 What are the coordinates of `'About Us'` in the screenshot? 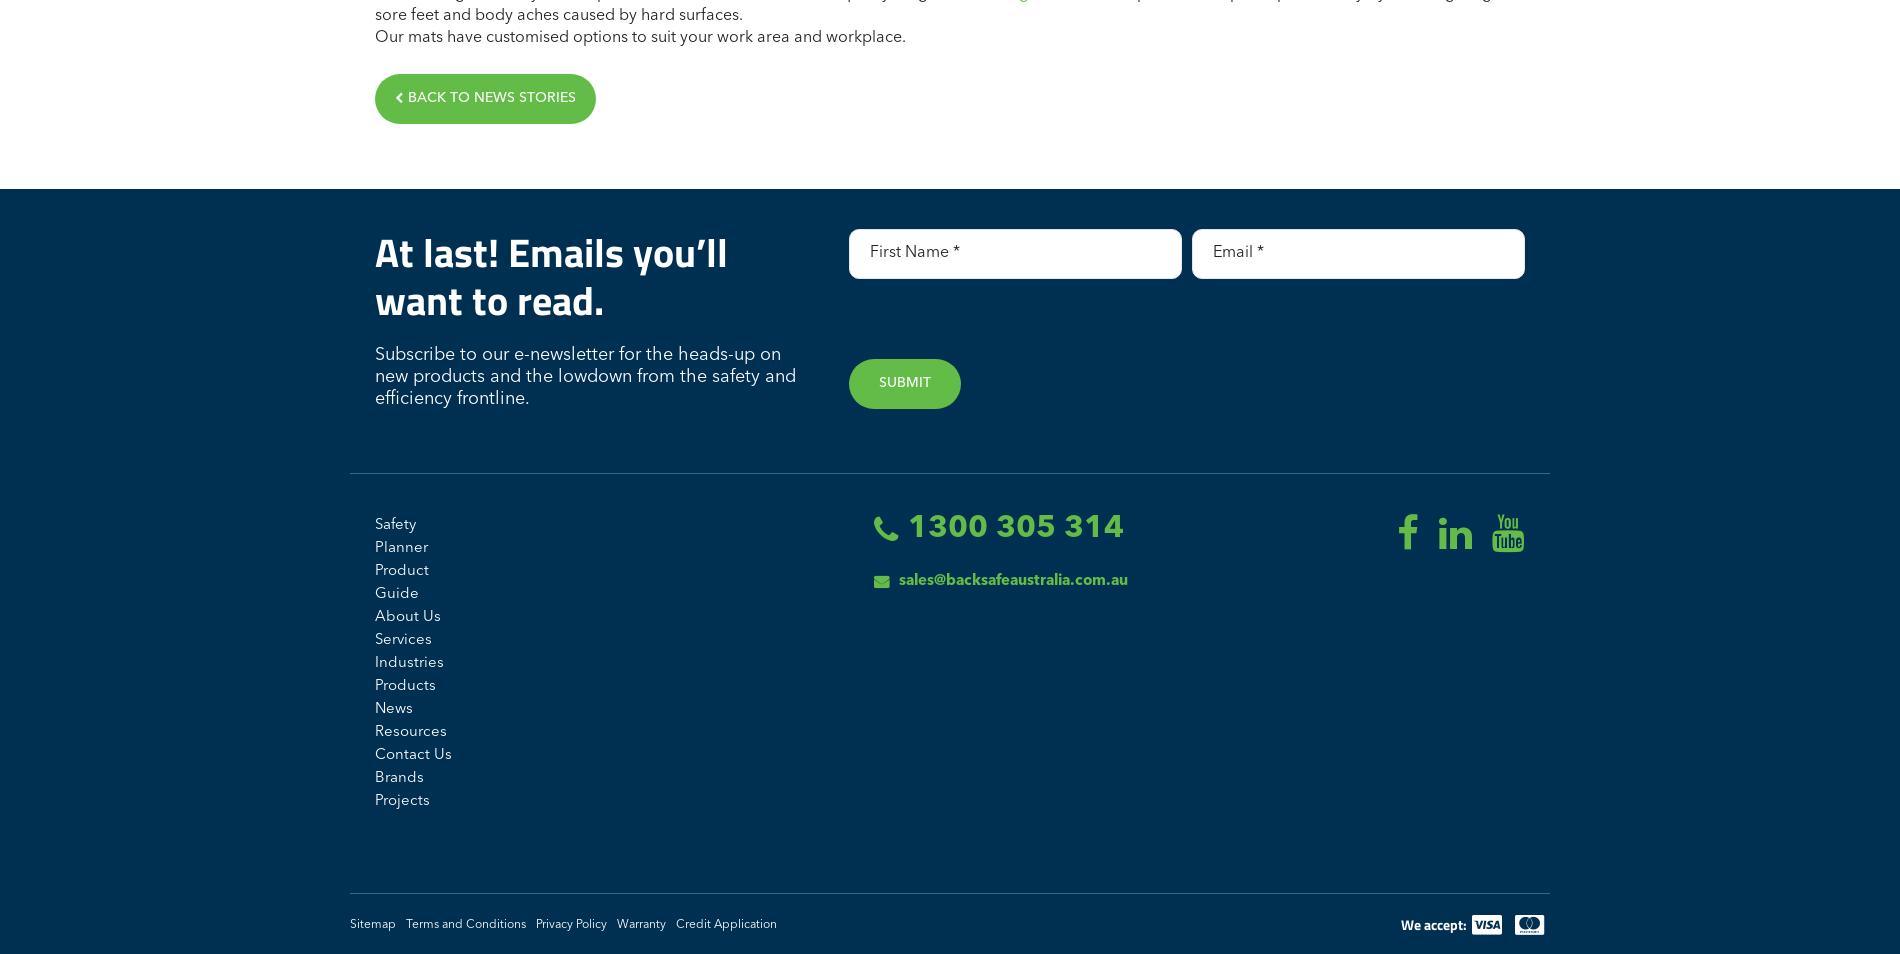 It's located at (406, 615).